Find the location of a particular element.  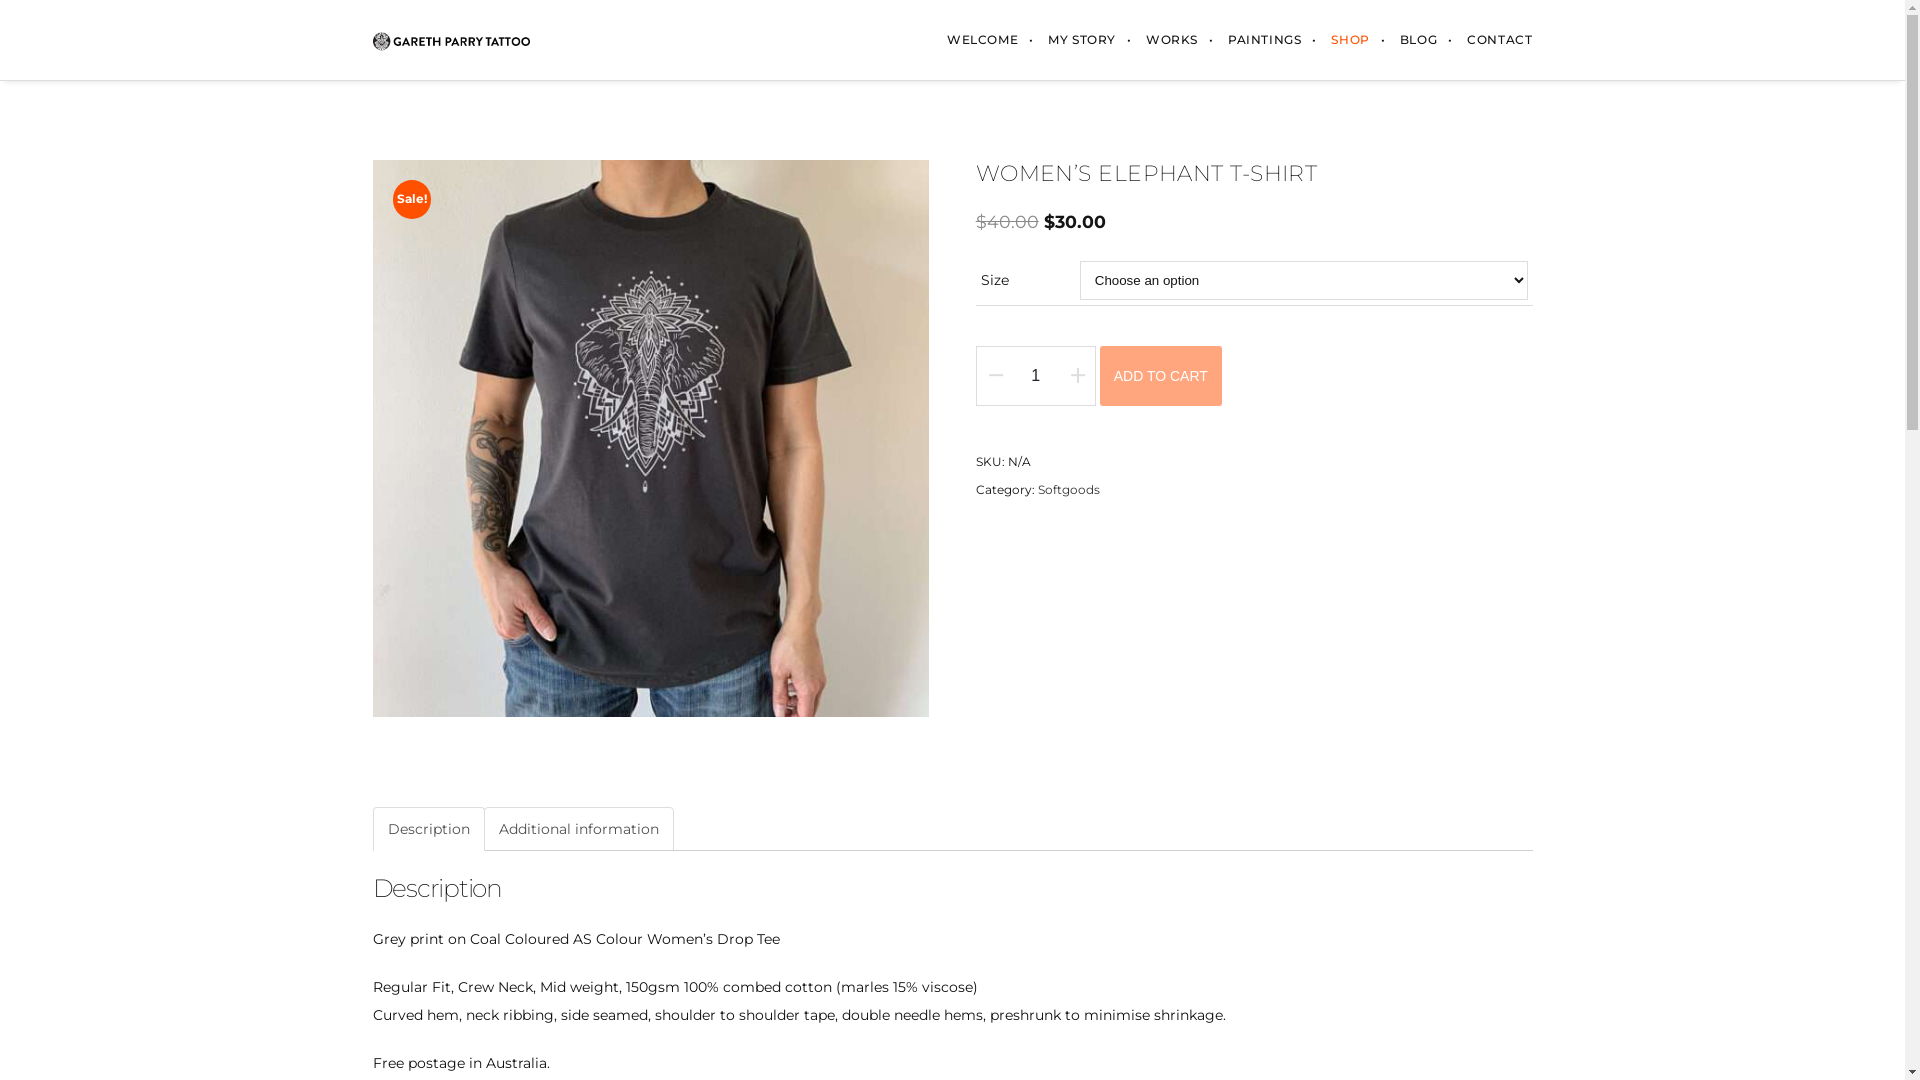

'Qty' is located at coordinates (1036, 375).